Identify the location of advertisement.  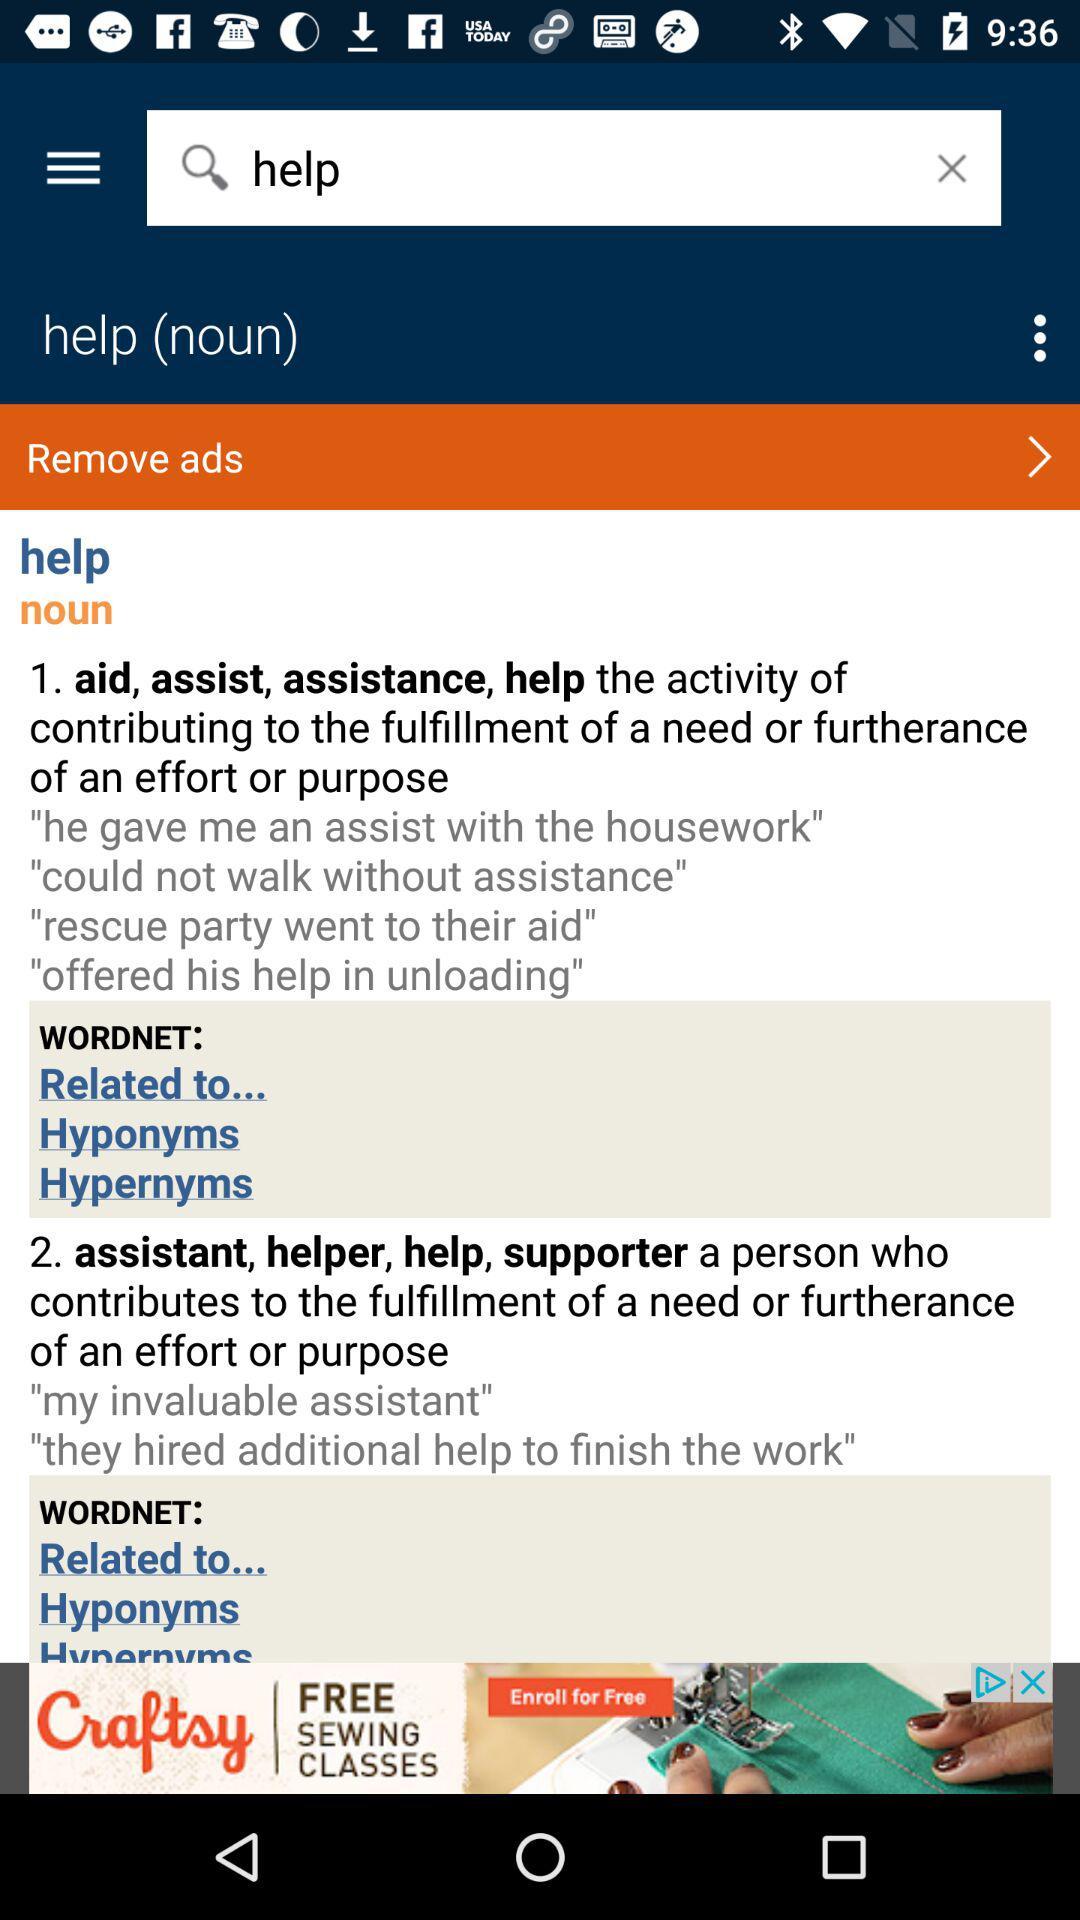
(540, 1727).